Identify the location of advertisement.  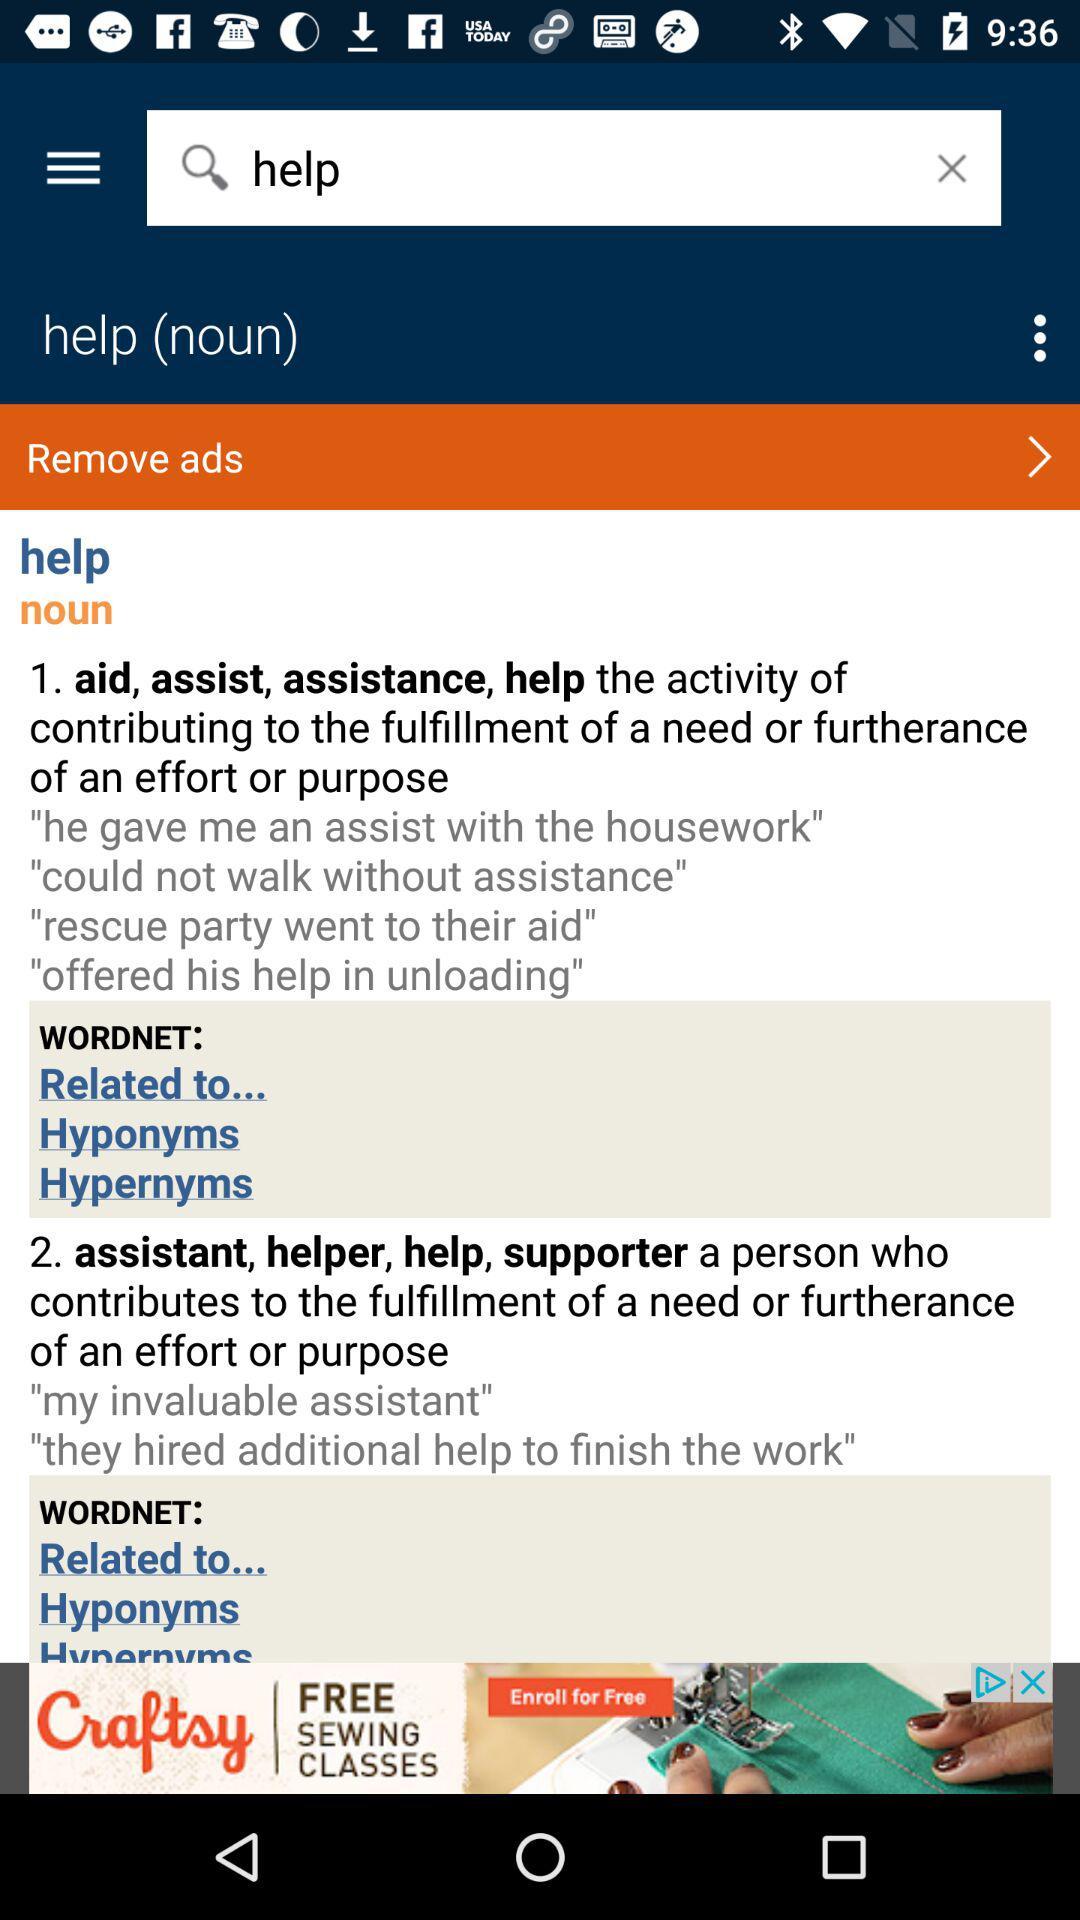
(540, 1727).